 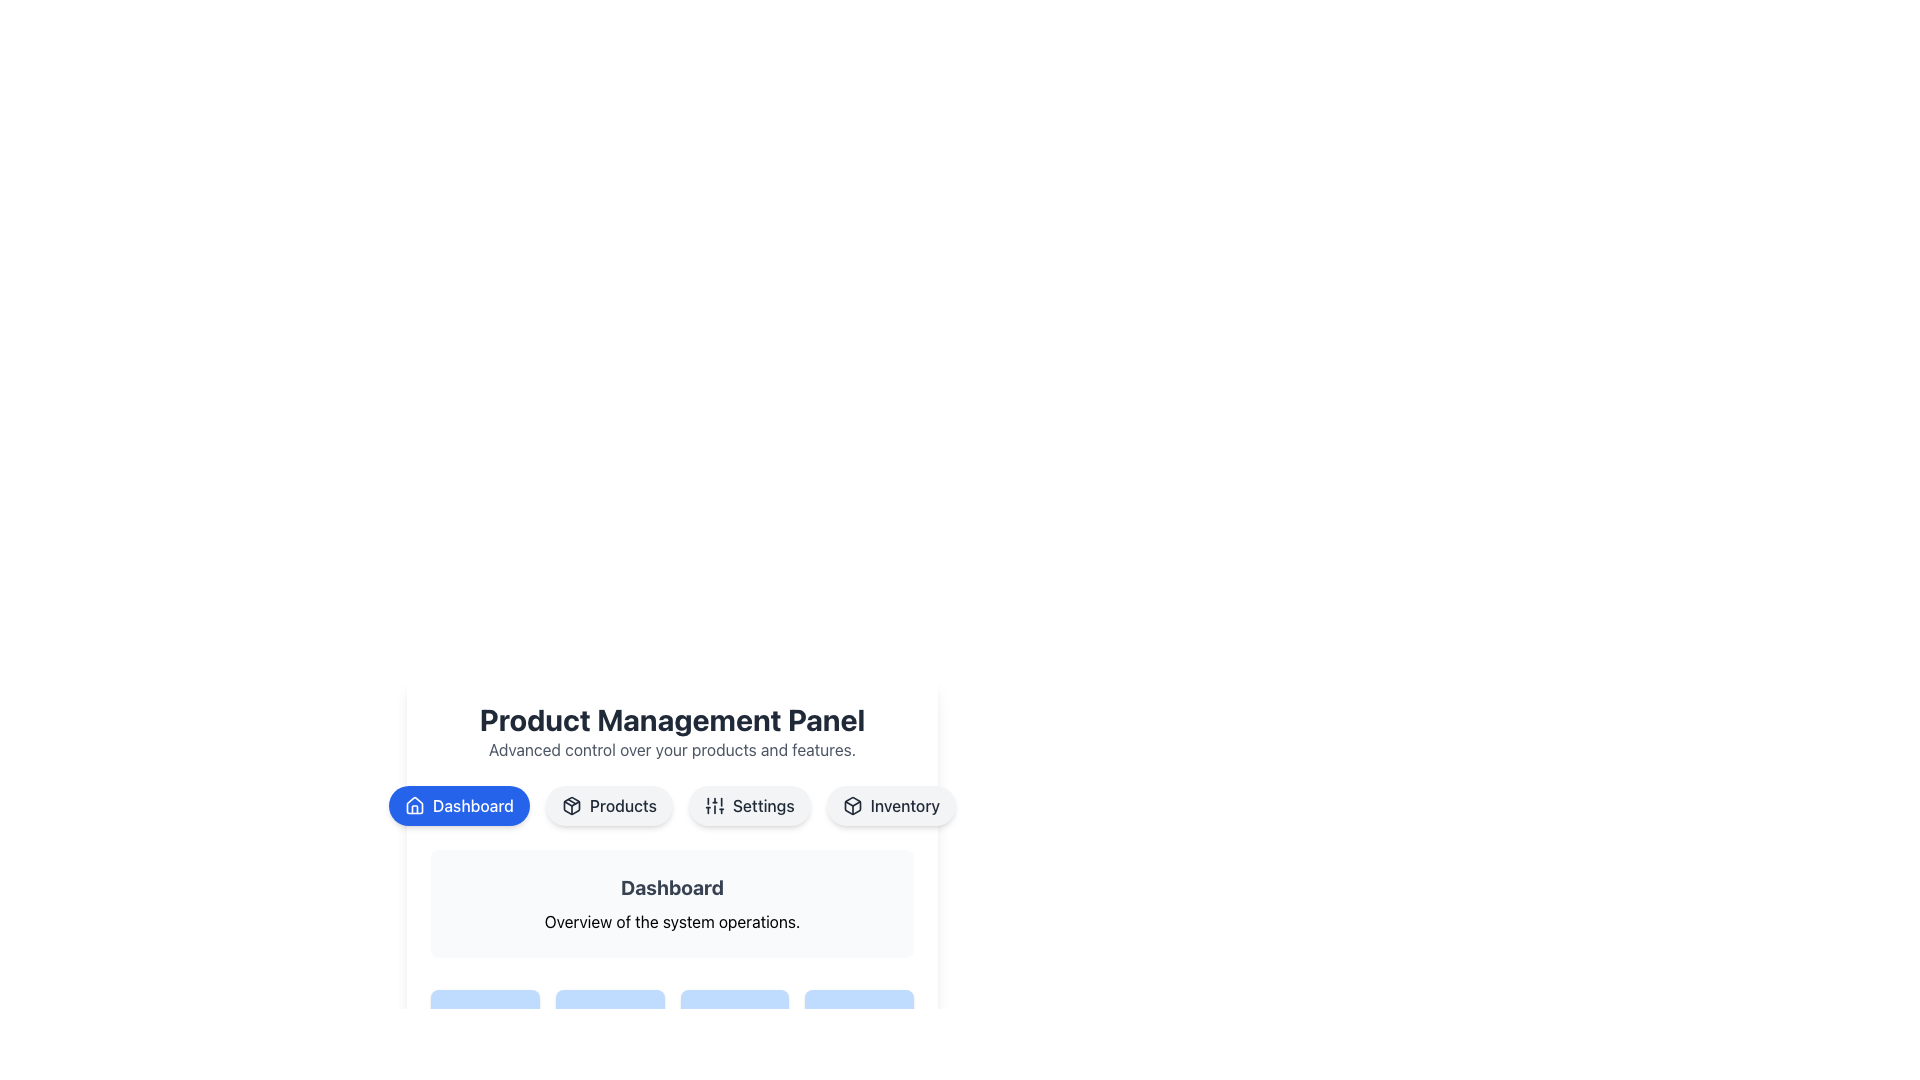 I want to click on the 'Dashboard' button, which is a prominent blue button with white text in a horizontal navigation bar, so click(x=472, y=805).